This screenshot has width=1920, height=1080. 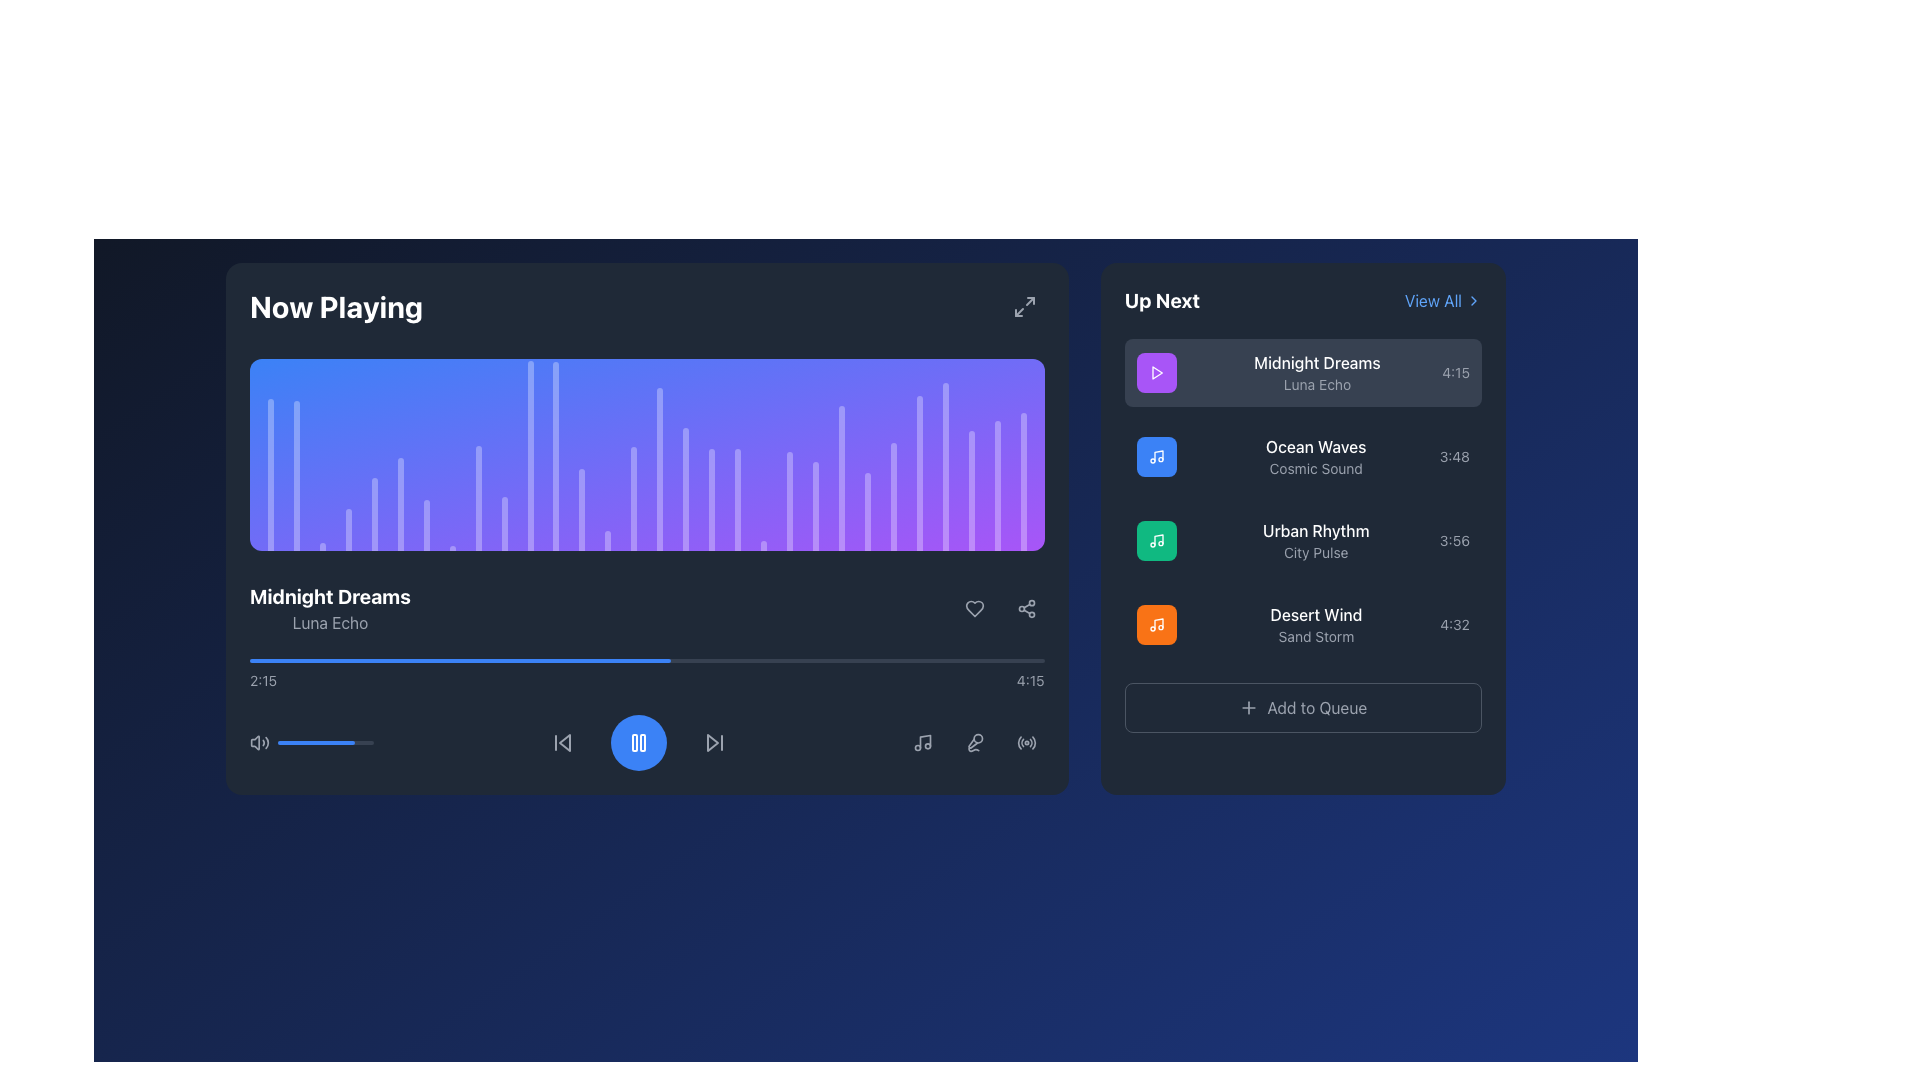 What do you see at coordinates (1316, 446) in the screenshot?
I see `the static text element displaying 'Ocean Waves' in white font, which is centrally positioned within a dark rectangle in the 'Up Next' list` at bounding box center [1316, 446].